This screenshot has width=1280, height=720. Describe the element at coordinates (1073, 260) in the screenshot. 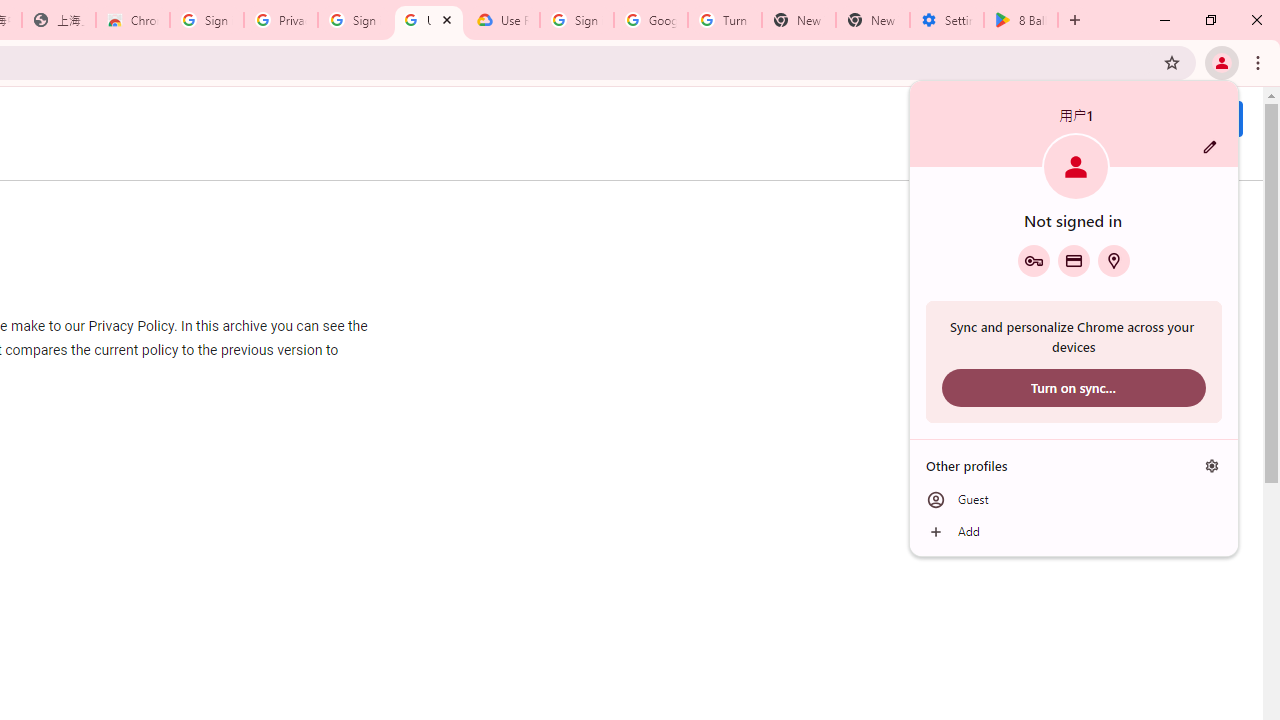

I see `'Payment methods'` at that location.